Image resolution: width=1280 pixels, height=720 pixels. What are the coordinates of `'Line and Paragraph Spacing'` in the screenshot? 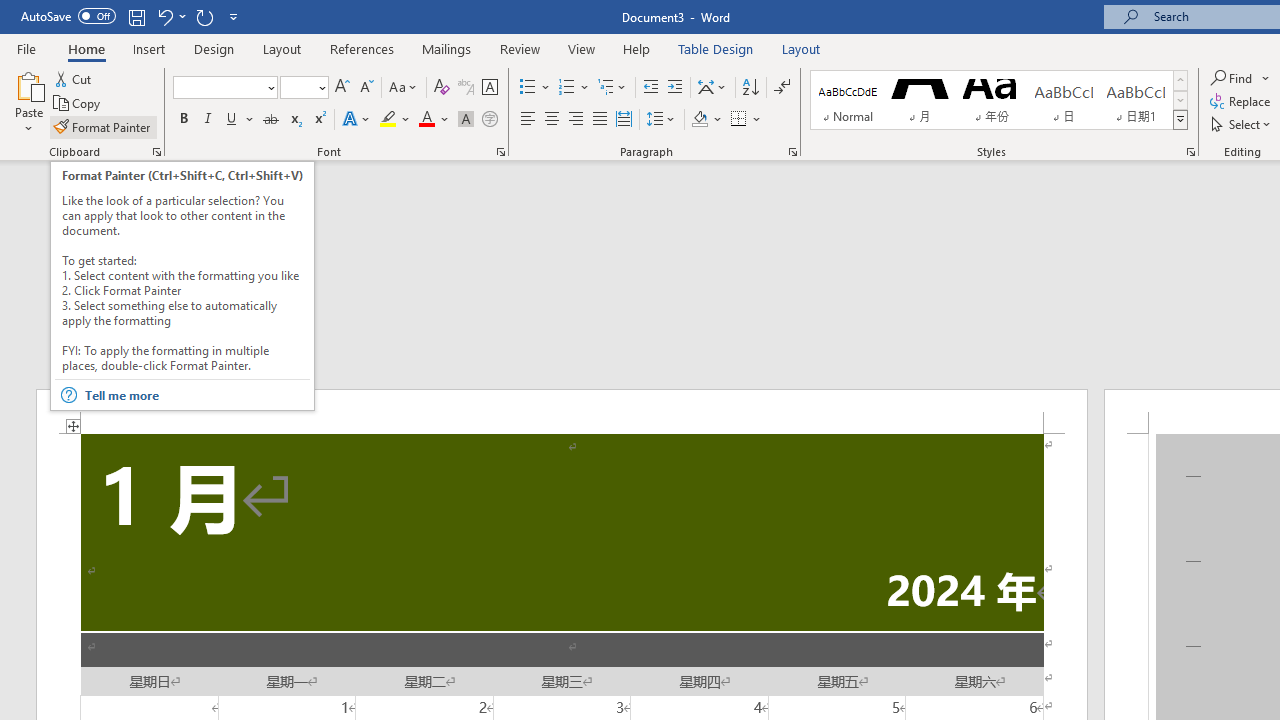 It's located at (661, 119).